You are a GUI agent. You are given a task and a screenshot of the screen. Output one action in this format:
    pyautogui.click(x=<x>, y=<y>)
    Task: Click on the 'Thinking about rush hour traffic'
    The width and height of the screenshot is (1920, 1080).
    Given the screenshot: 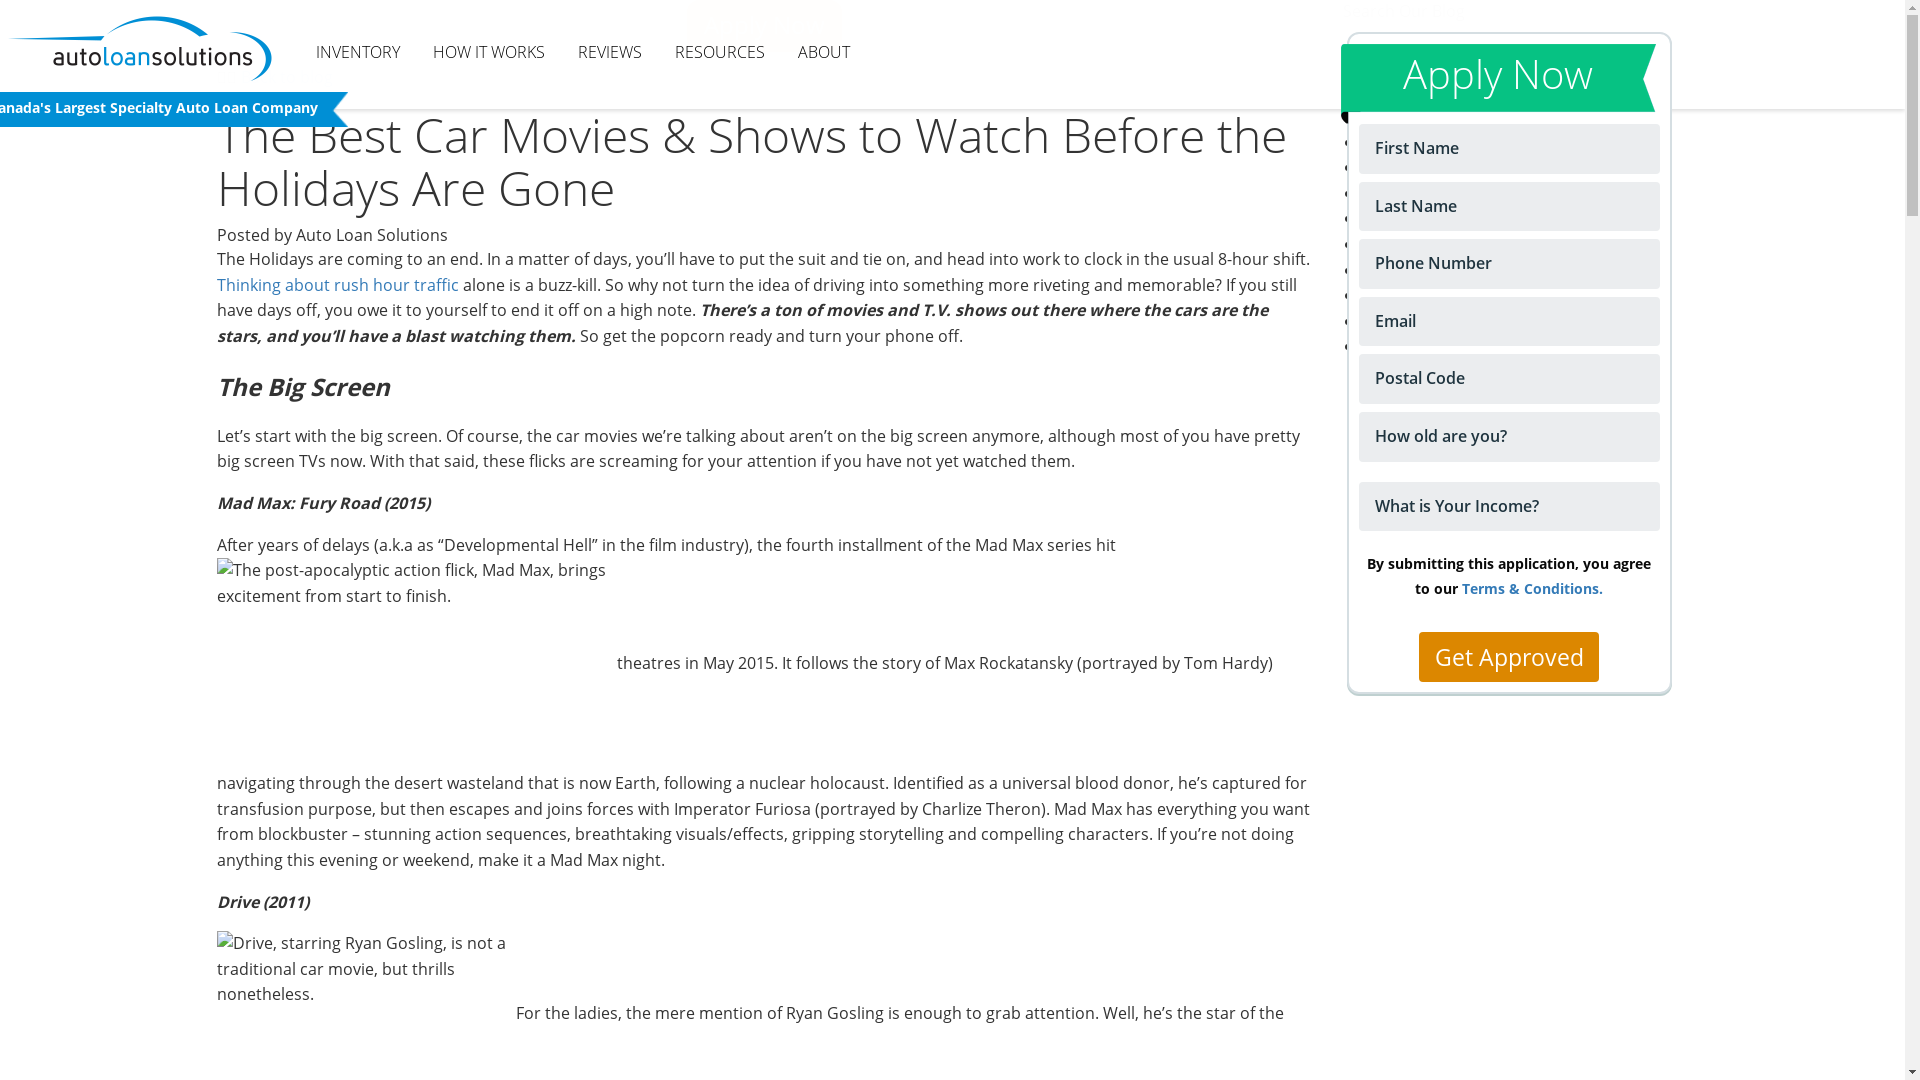 What is the action you would take?
    pyautogui.click(x=336, y=285)
    